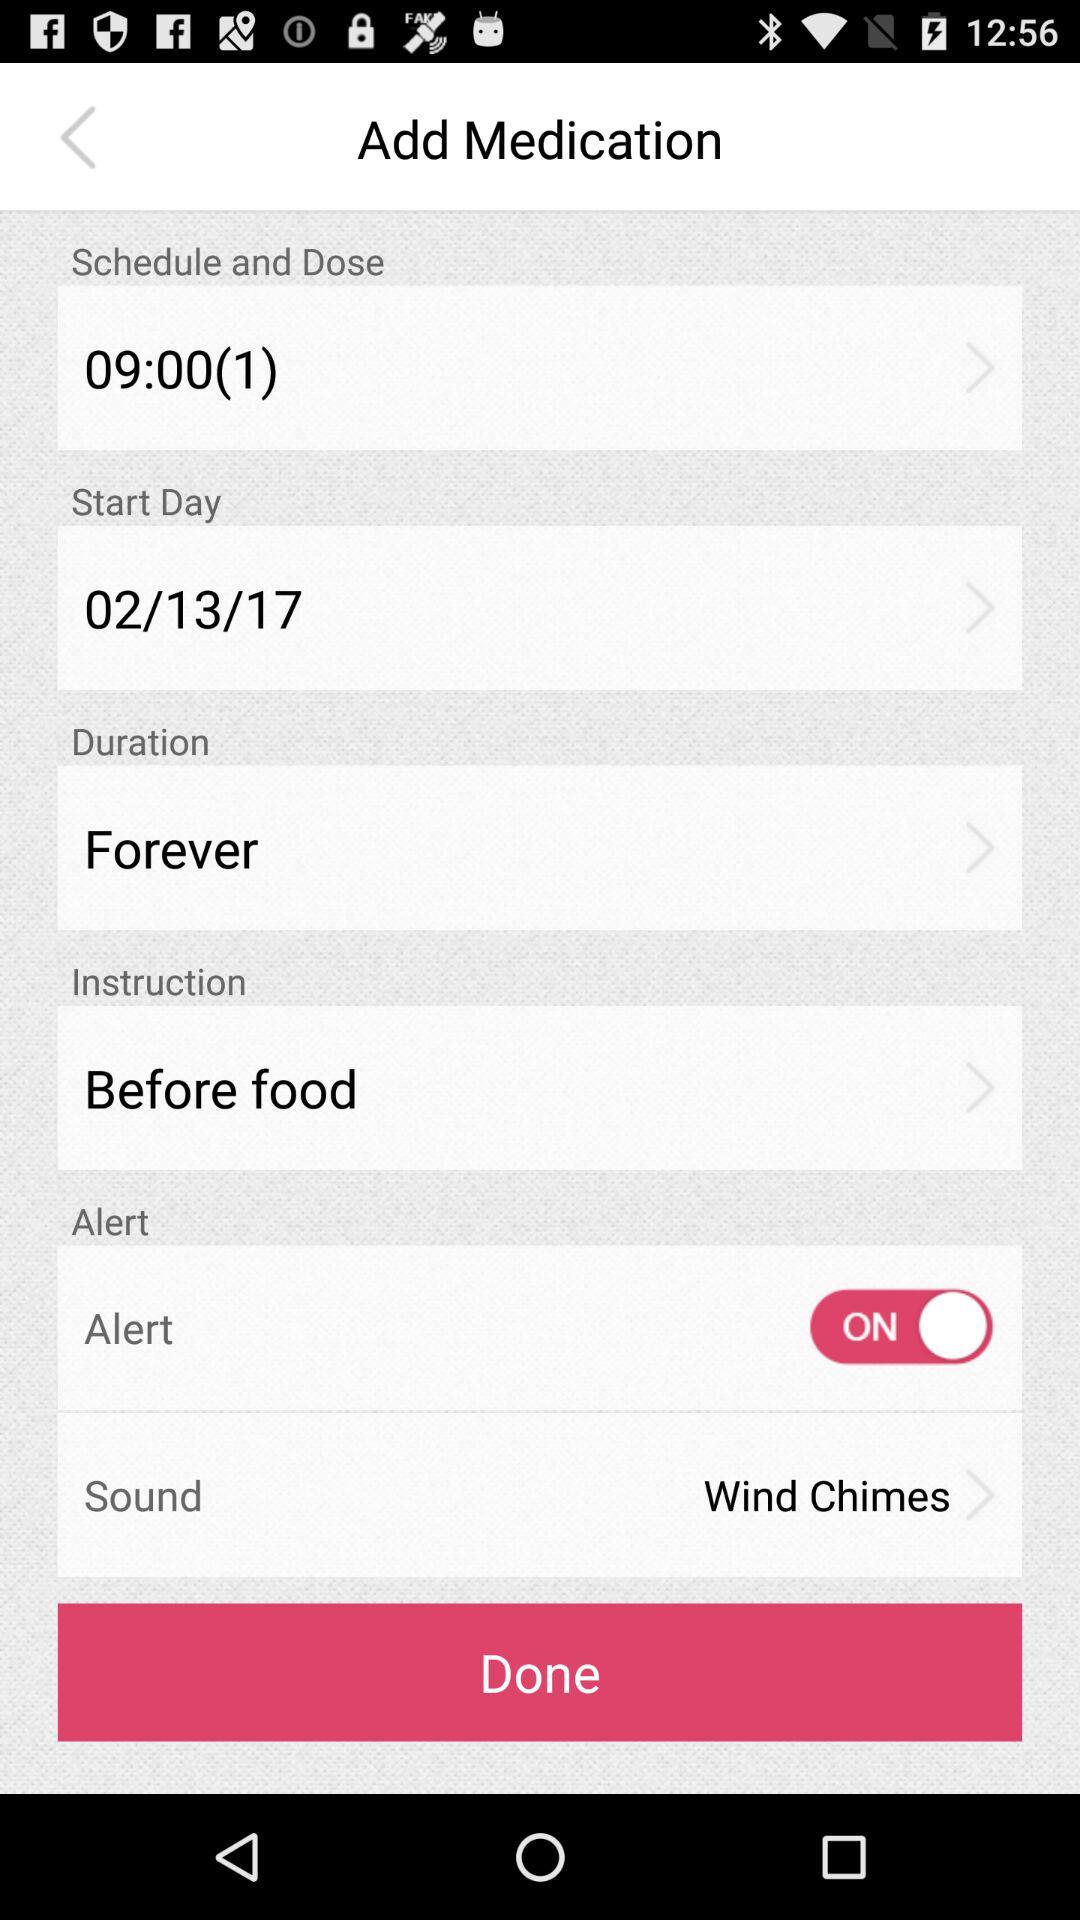  I want to click on the icon below the sound icon, so click(540, 1672).